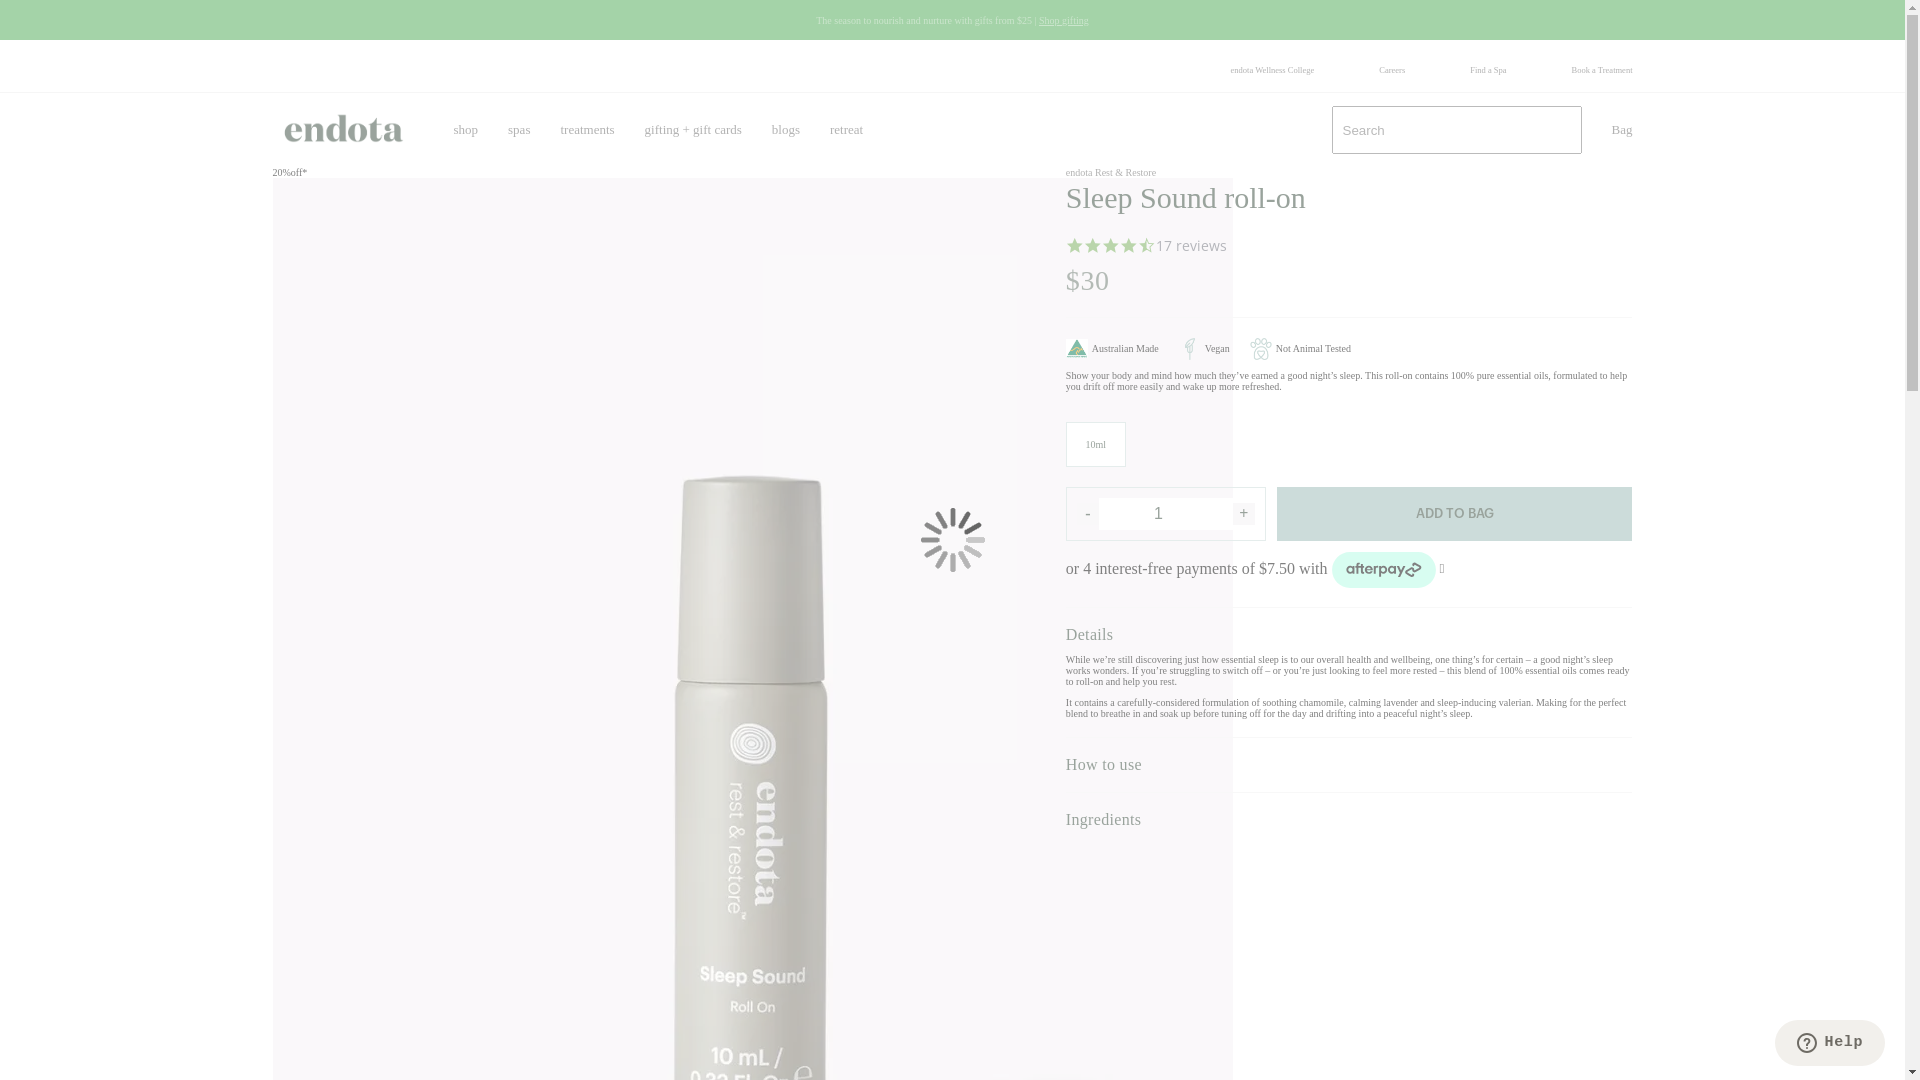 The image size is (1920, 1080). I want to click on 'Bag', so click(1622, 130).